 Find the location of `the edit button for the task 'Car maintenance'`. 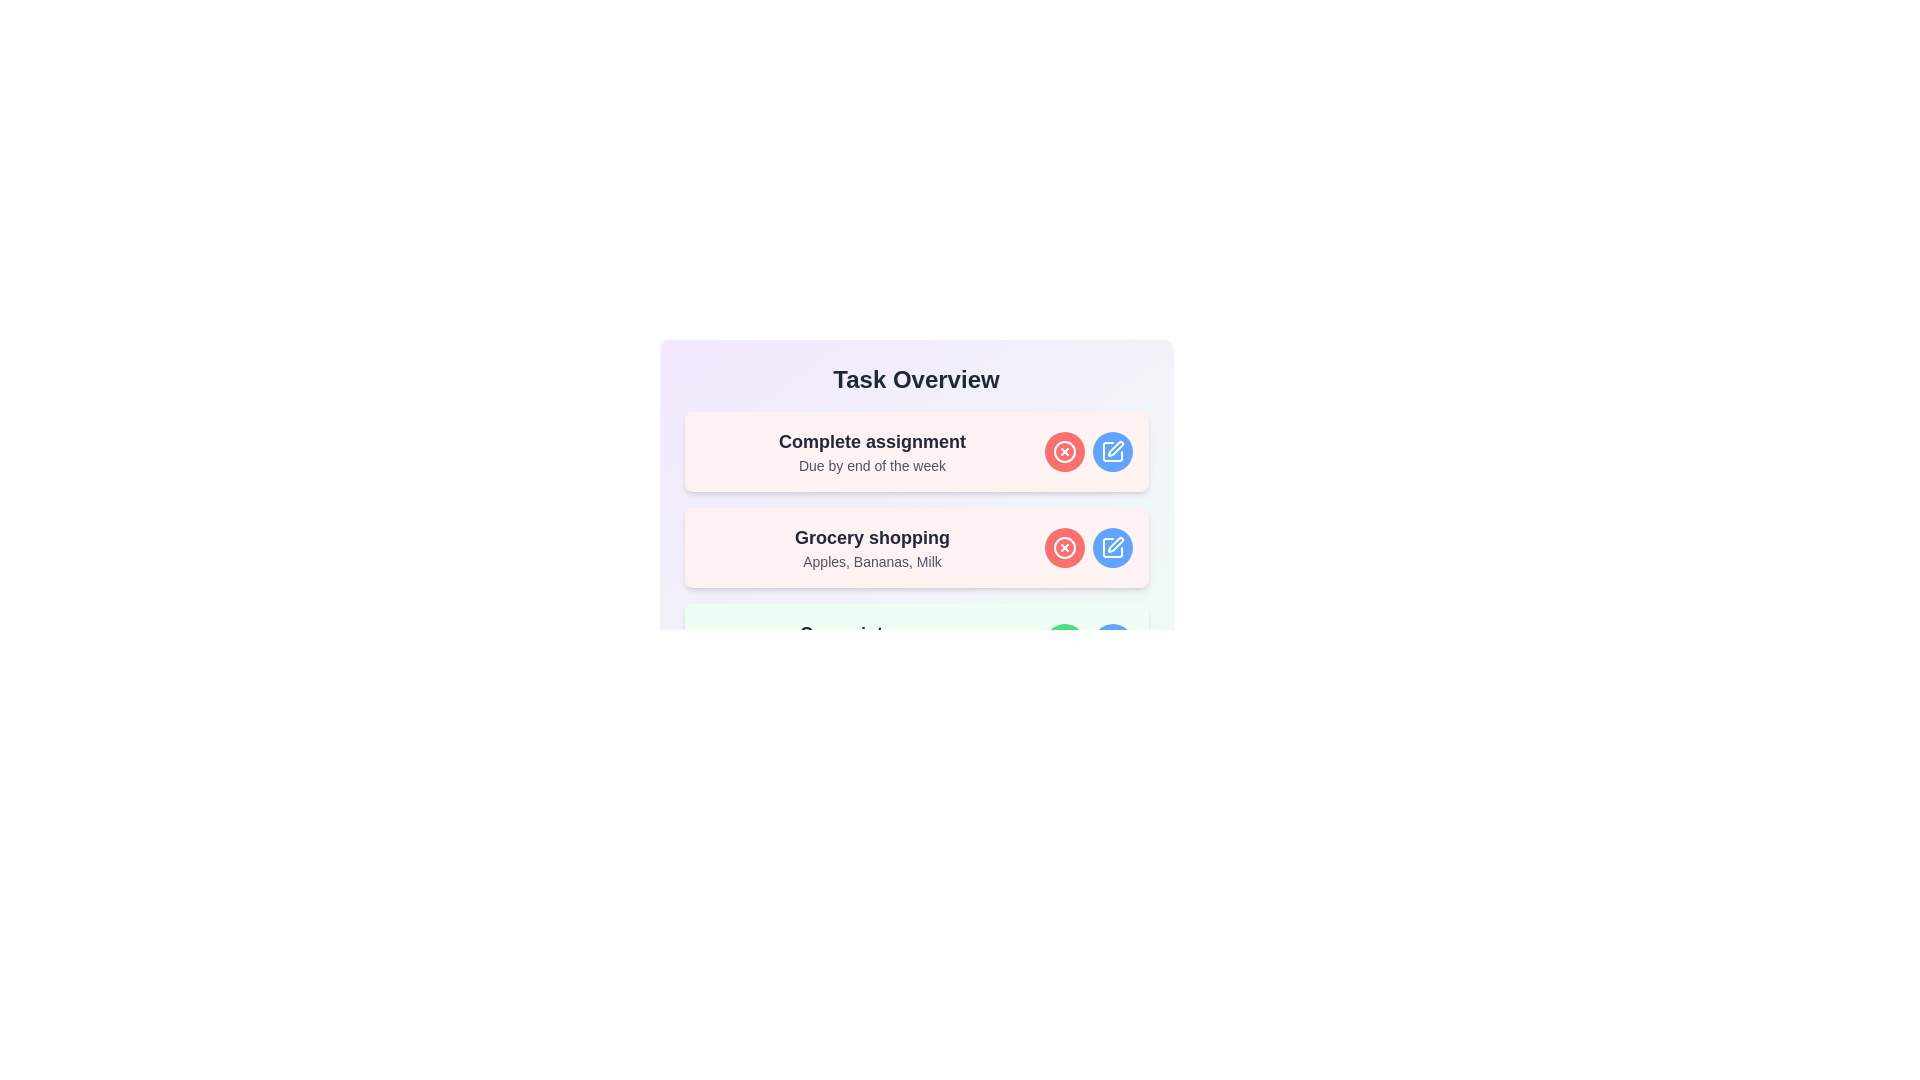

the edit button for the task 'Car maintenance' is located at coordinates (1111, 644).